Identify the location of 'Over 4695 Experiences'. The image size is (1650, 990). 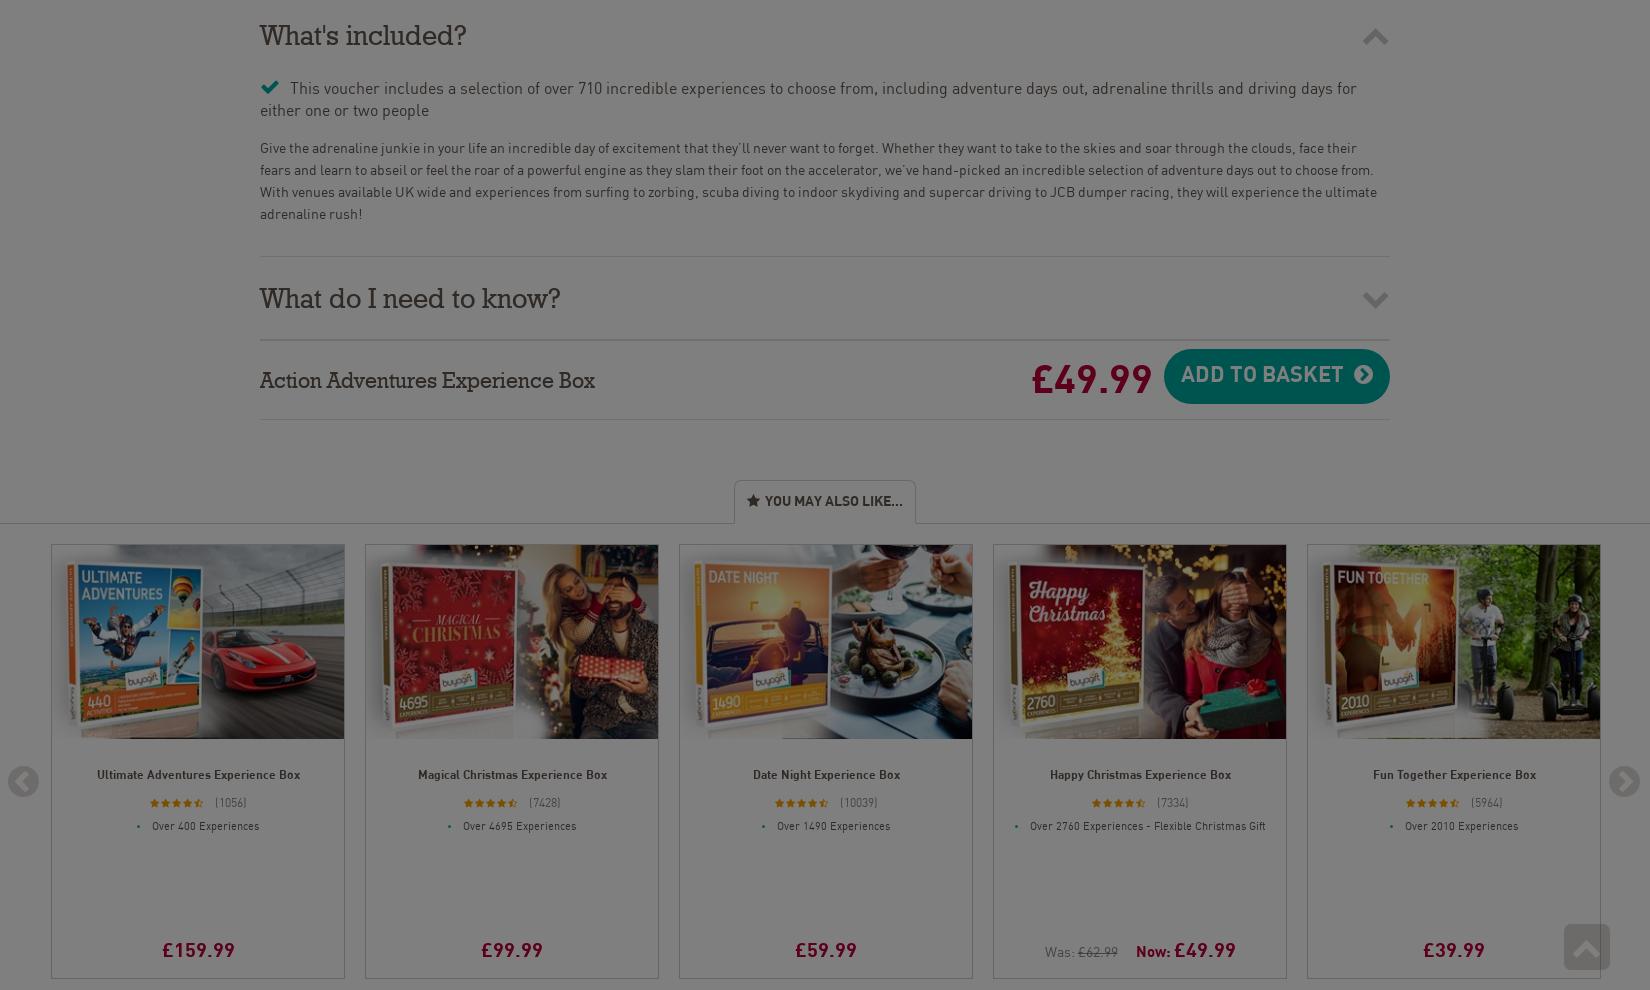
(518, 820).